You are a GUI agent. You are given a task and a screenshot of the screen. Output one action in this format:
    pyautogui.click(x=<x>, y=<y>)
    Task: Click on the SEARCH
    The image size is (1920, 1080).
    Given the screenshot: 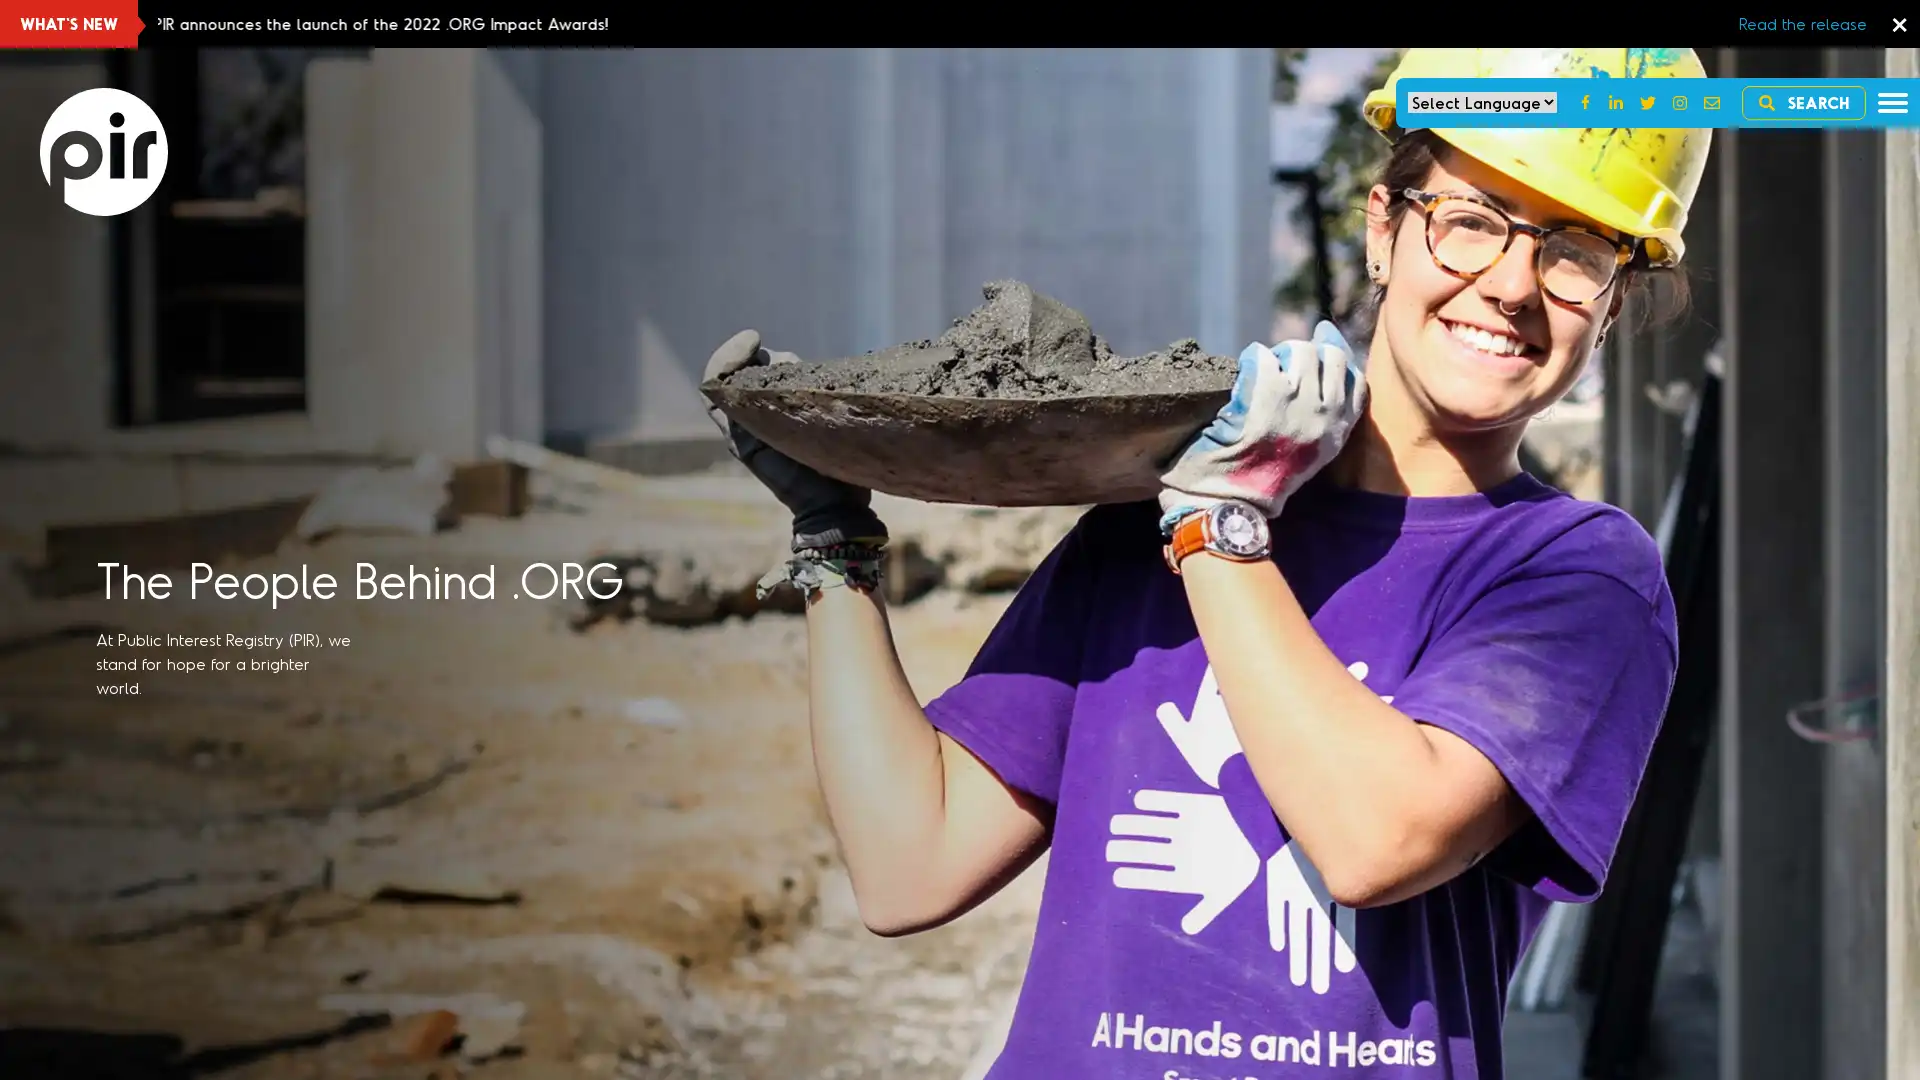 What is the action you would take?
    pyautogui.click(x=1804, y=103)
    